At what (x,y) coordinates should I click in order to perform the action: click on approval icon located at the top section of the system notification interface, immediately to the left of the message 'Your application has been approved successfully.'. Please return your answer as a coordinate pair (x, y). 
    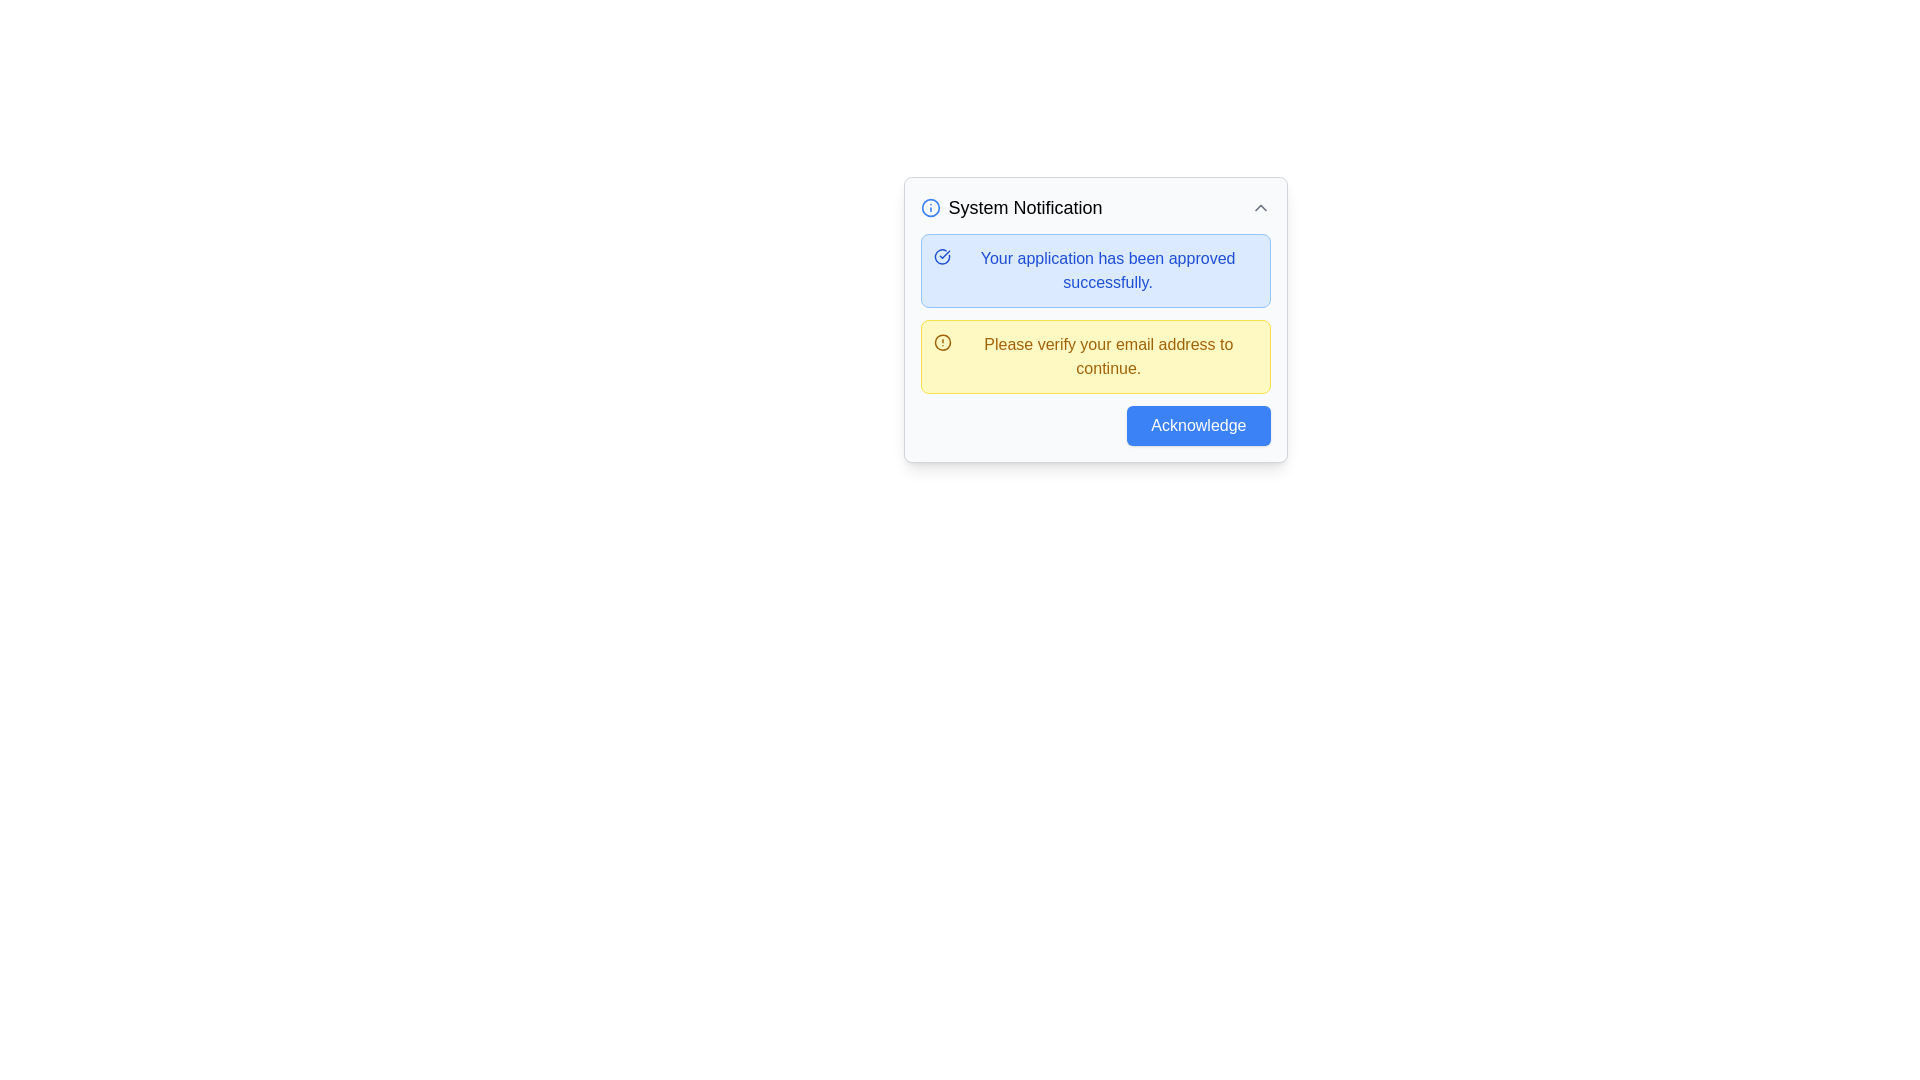
    Looking at the image, I should click on (941, 256).